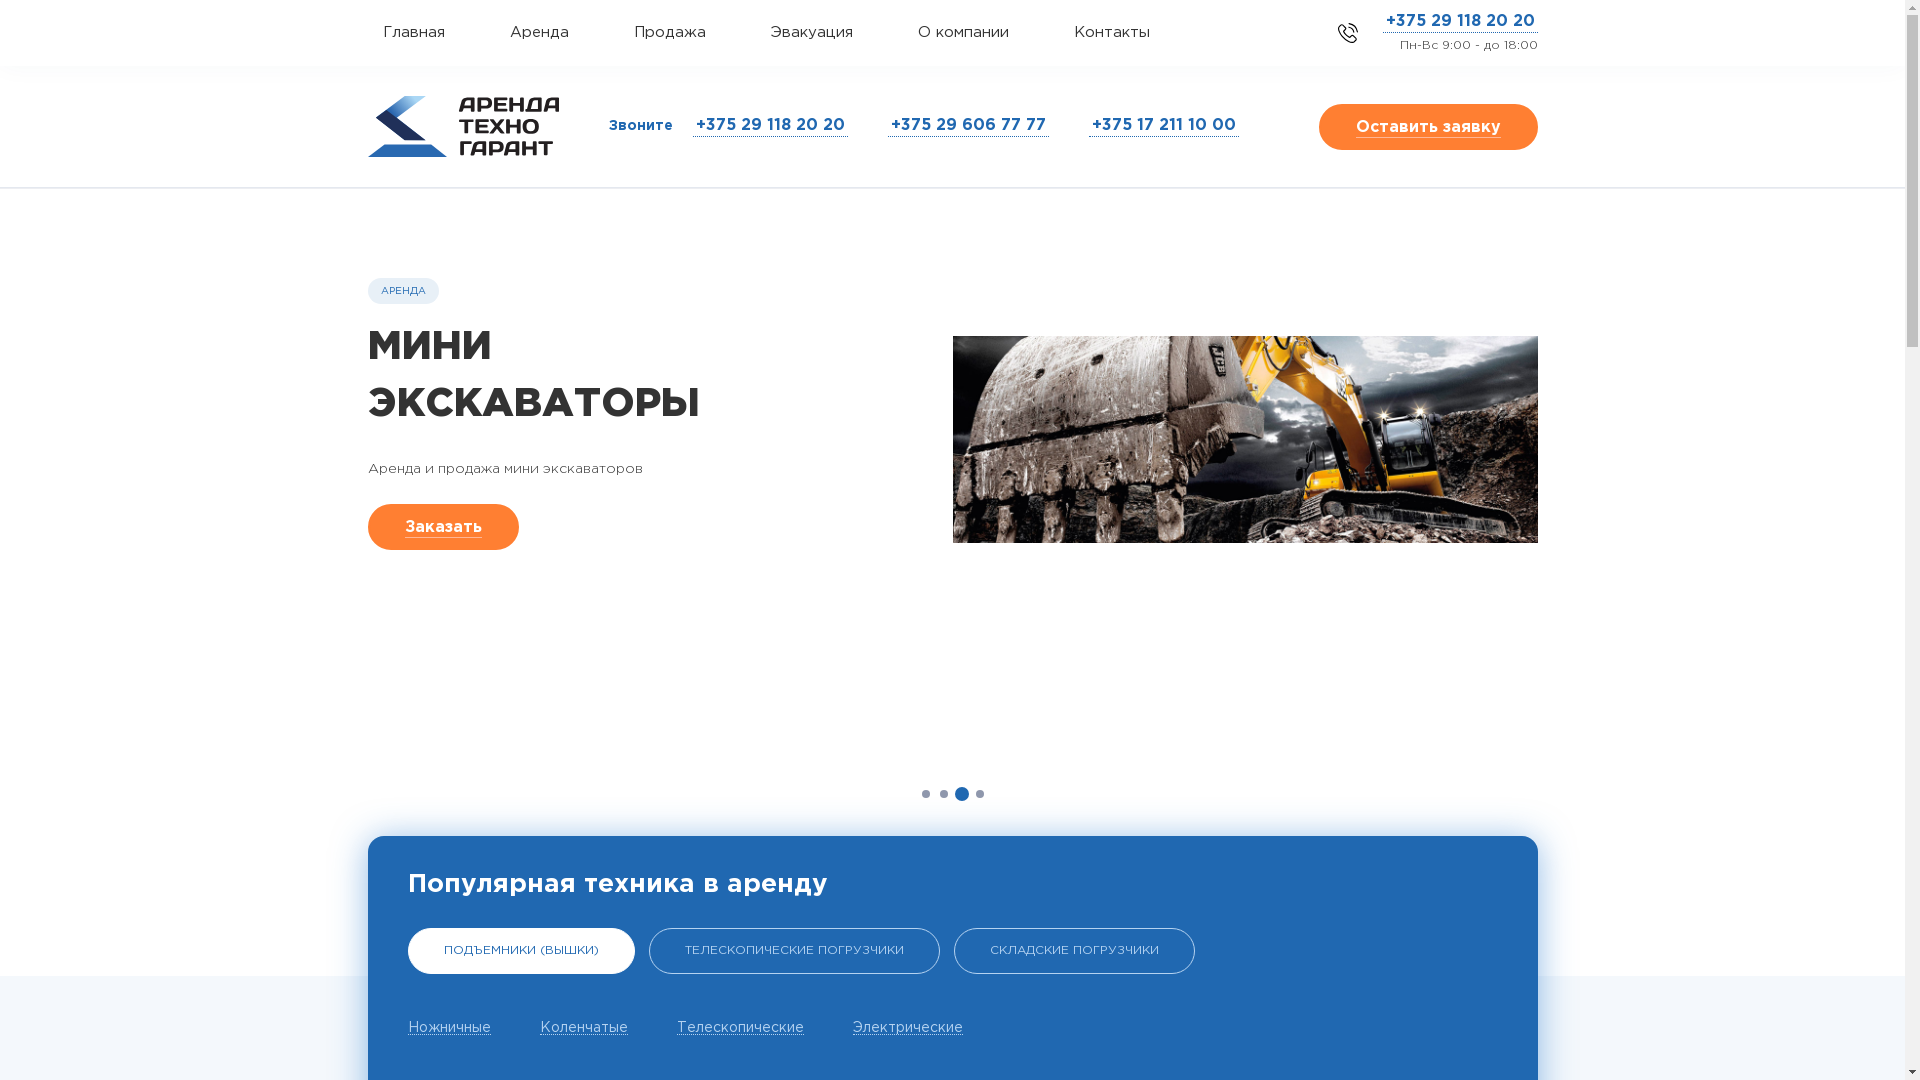 The image size is (1920, 1080). I want to click on '1', so click(925, 793).